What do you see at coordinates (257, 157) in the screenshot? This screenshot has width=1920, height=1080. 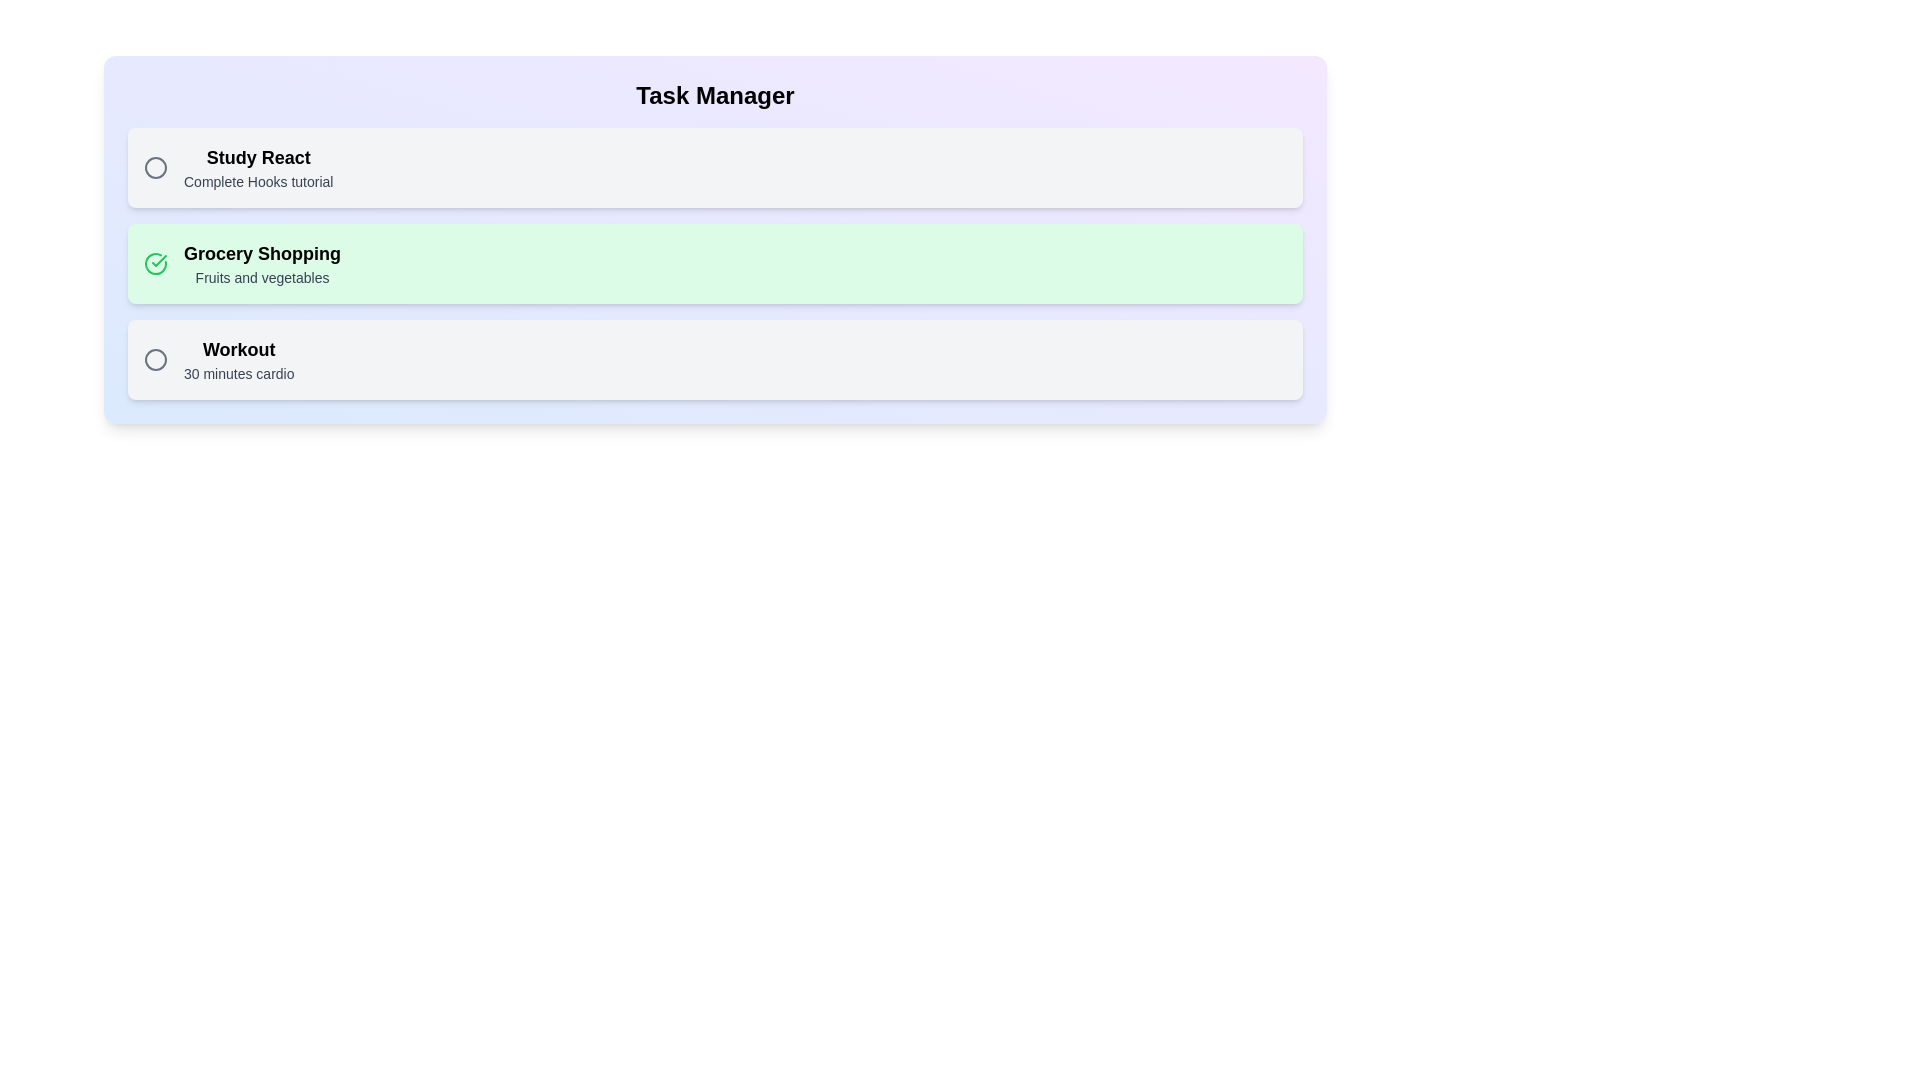 I see `the prominent text label styled in bold reading 'Study React', located at the top of the first task entry in the task list` at bounding box center [257, 157].